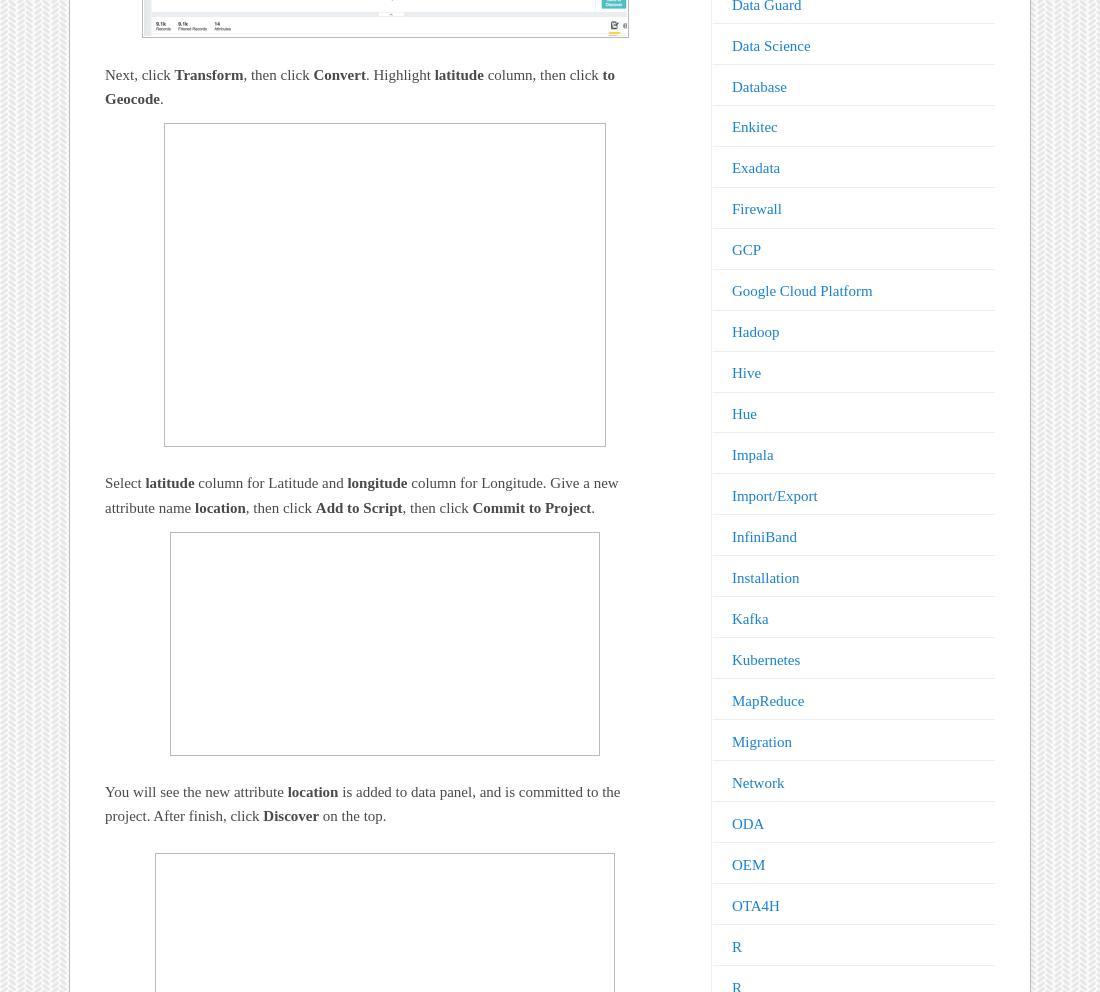 This screenshot has width=1100, height=992. I want to click on 'Installation', so click(729, 578).